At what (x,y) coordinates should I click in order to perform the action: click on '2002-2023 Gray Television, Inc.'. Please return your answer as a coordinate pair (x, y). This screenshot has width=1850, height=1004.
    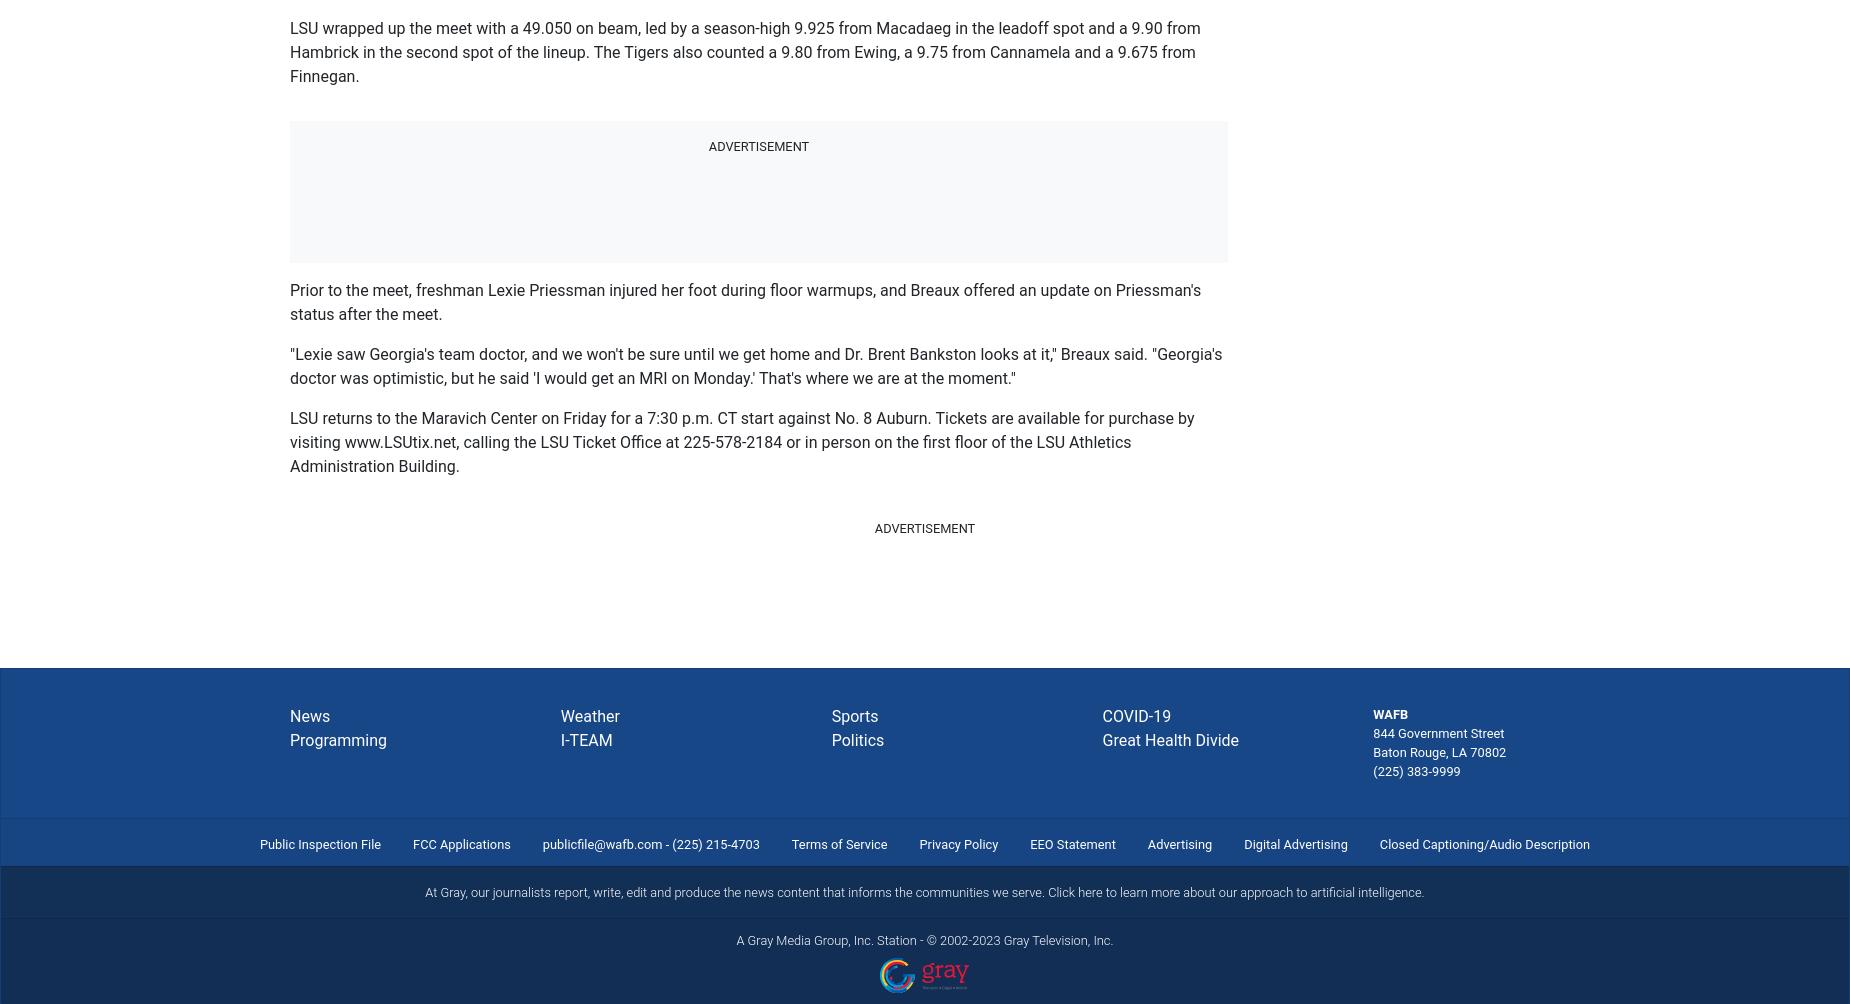
    Looking at the image, I should click on (1025, 938).